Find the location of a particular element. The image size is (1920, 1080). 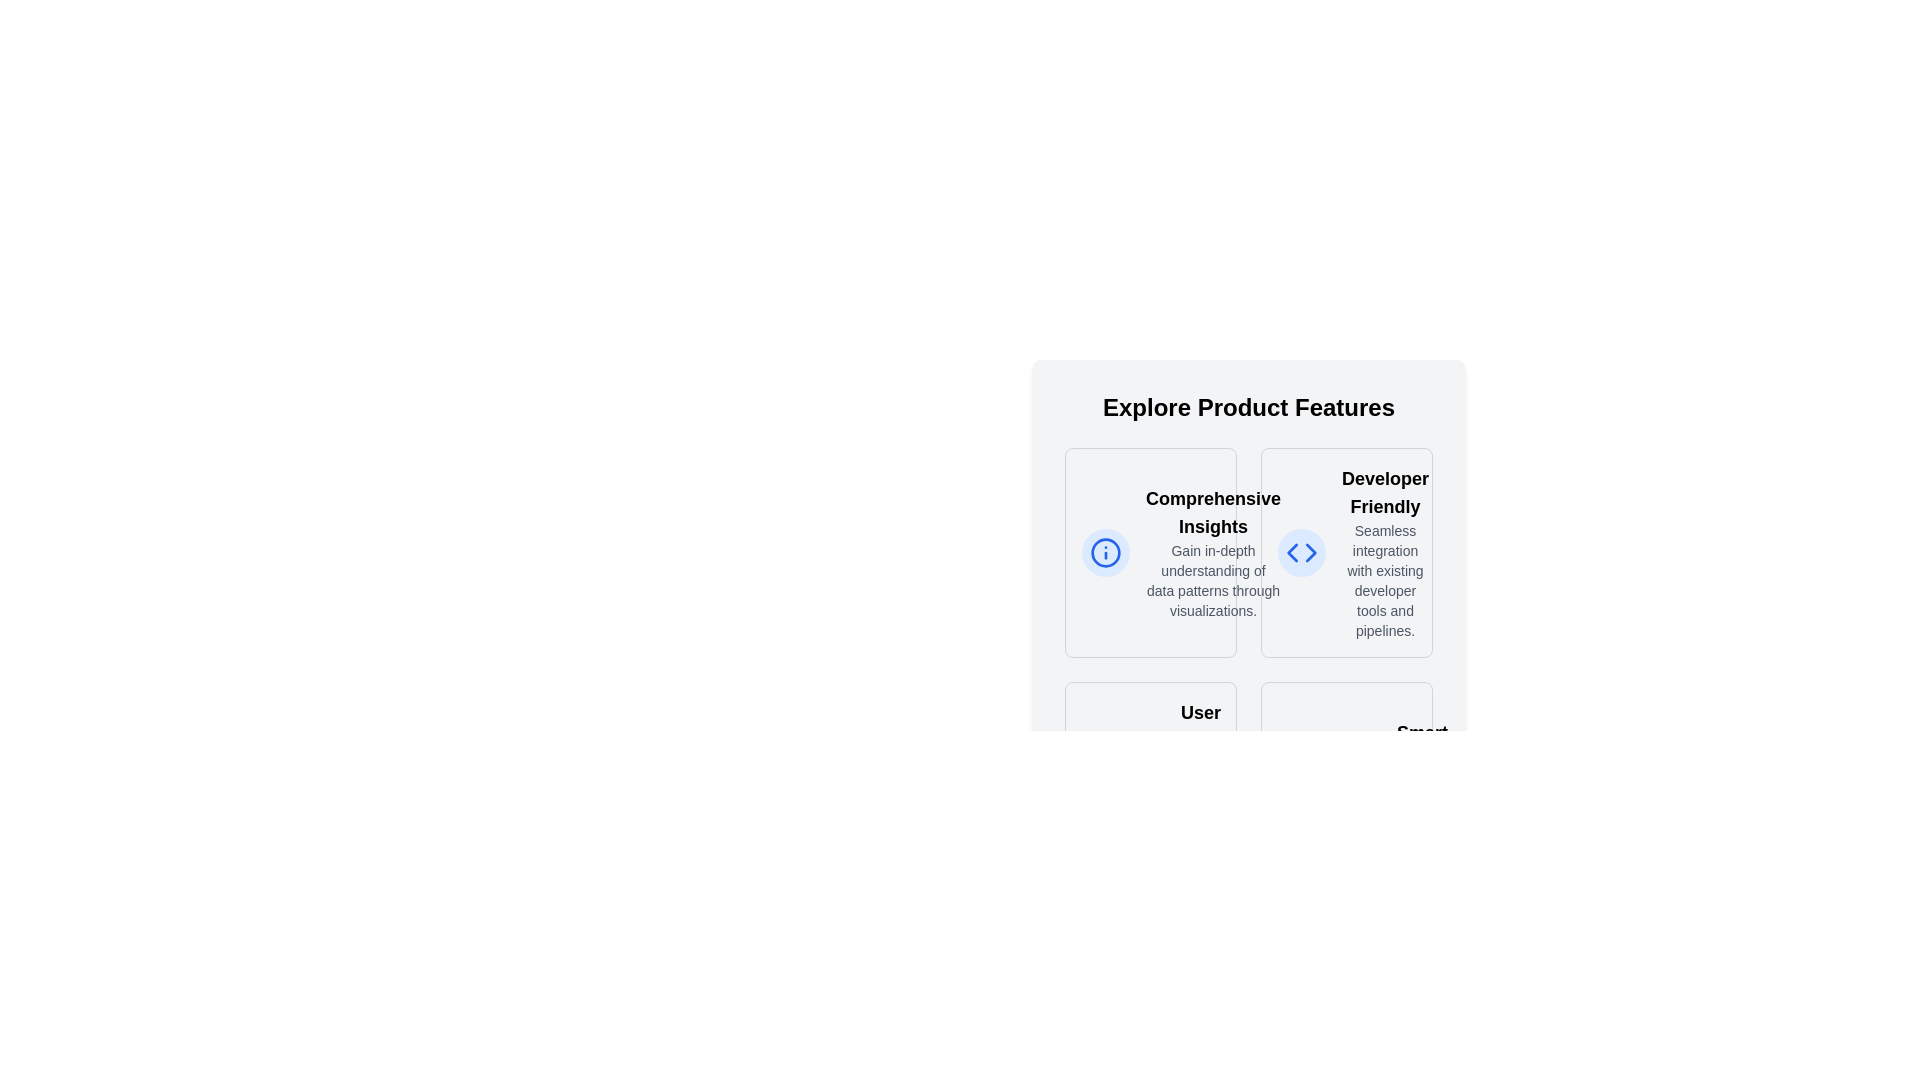

displayed text in the Informational Text section located in the center column beneath the blue background icon in the 'Explore Product Features' section is located at coordinates (1212, 552).